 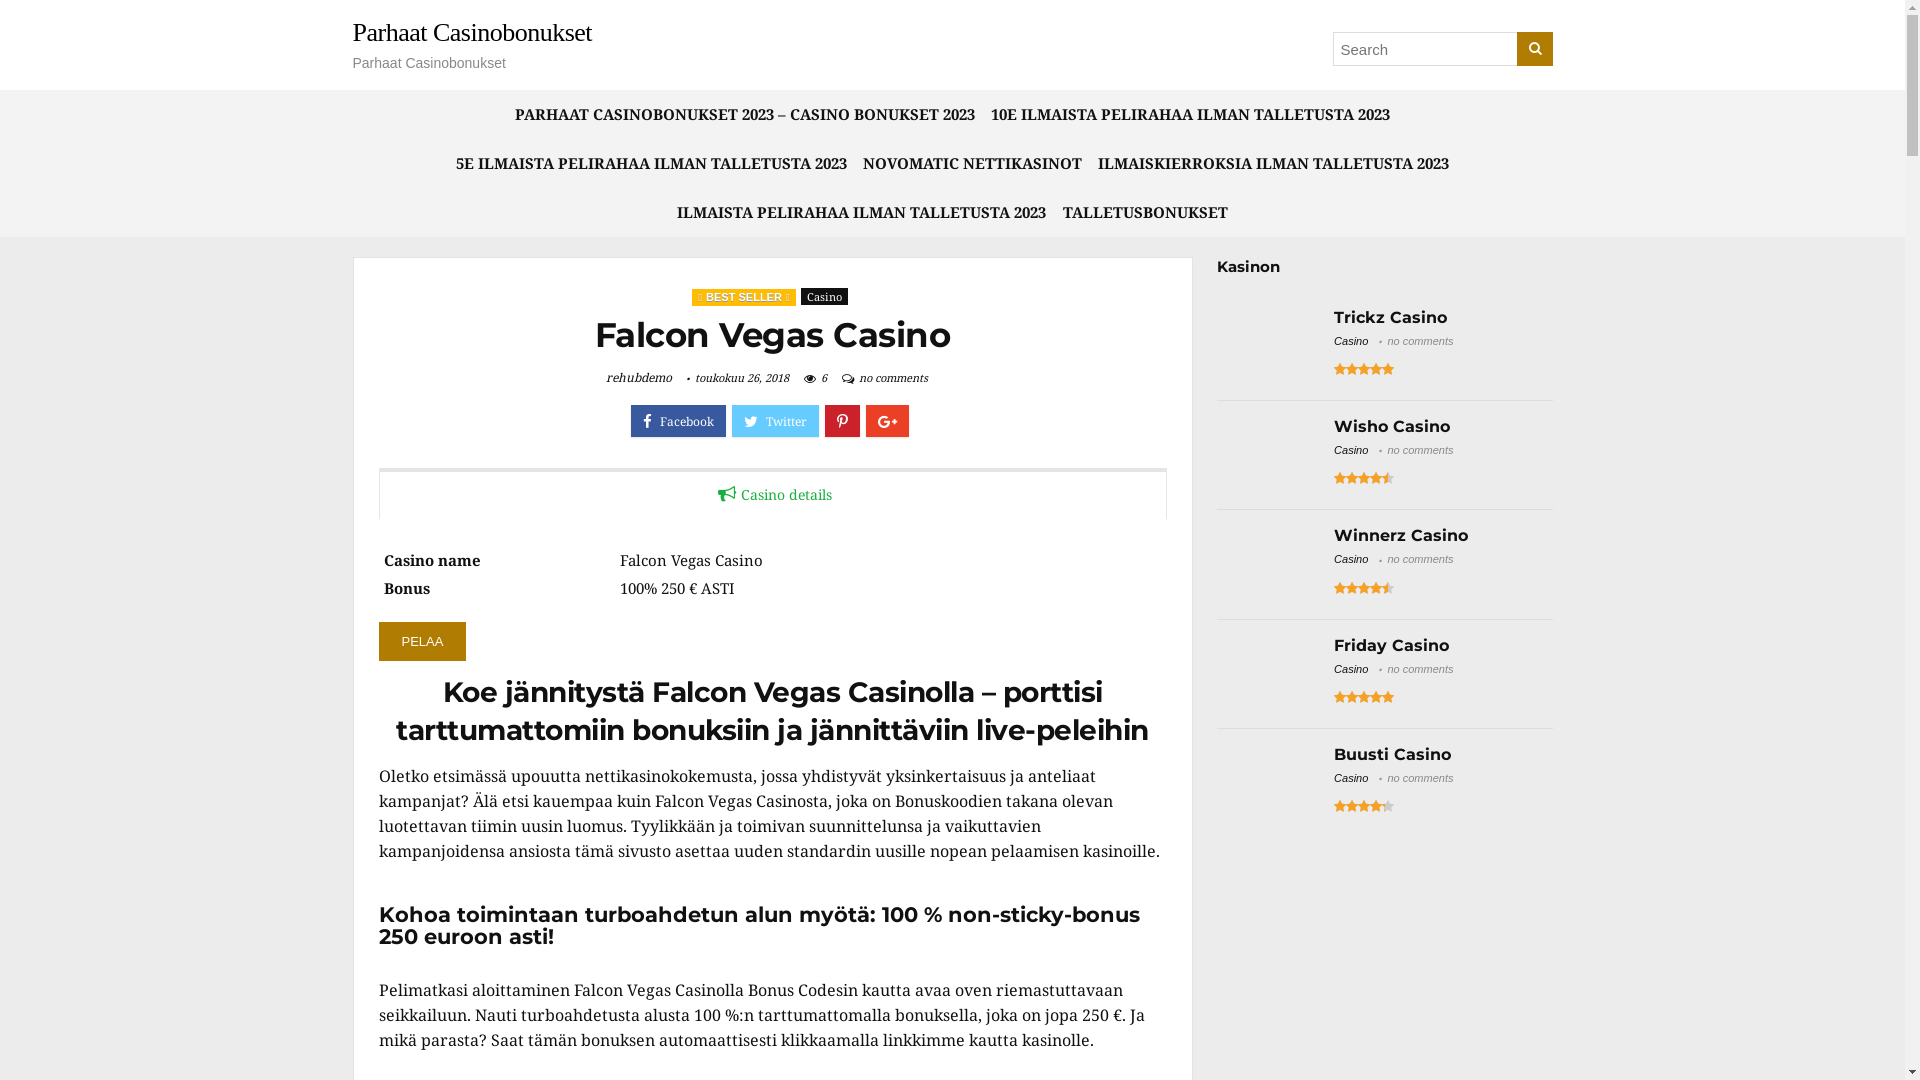 What do you see at coordinates (637, 377) in the screenshot?
I see `'rehubdemo'` at bounding box center [637, 377].